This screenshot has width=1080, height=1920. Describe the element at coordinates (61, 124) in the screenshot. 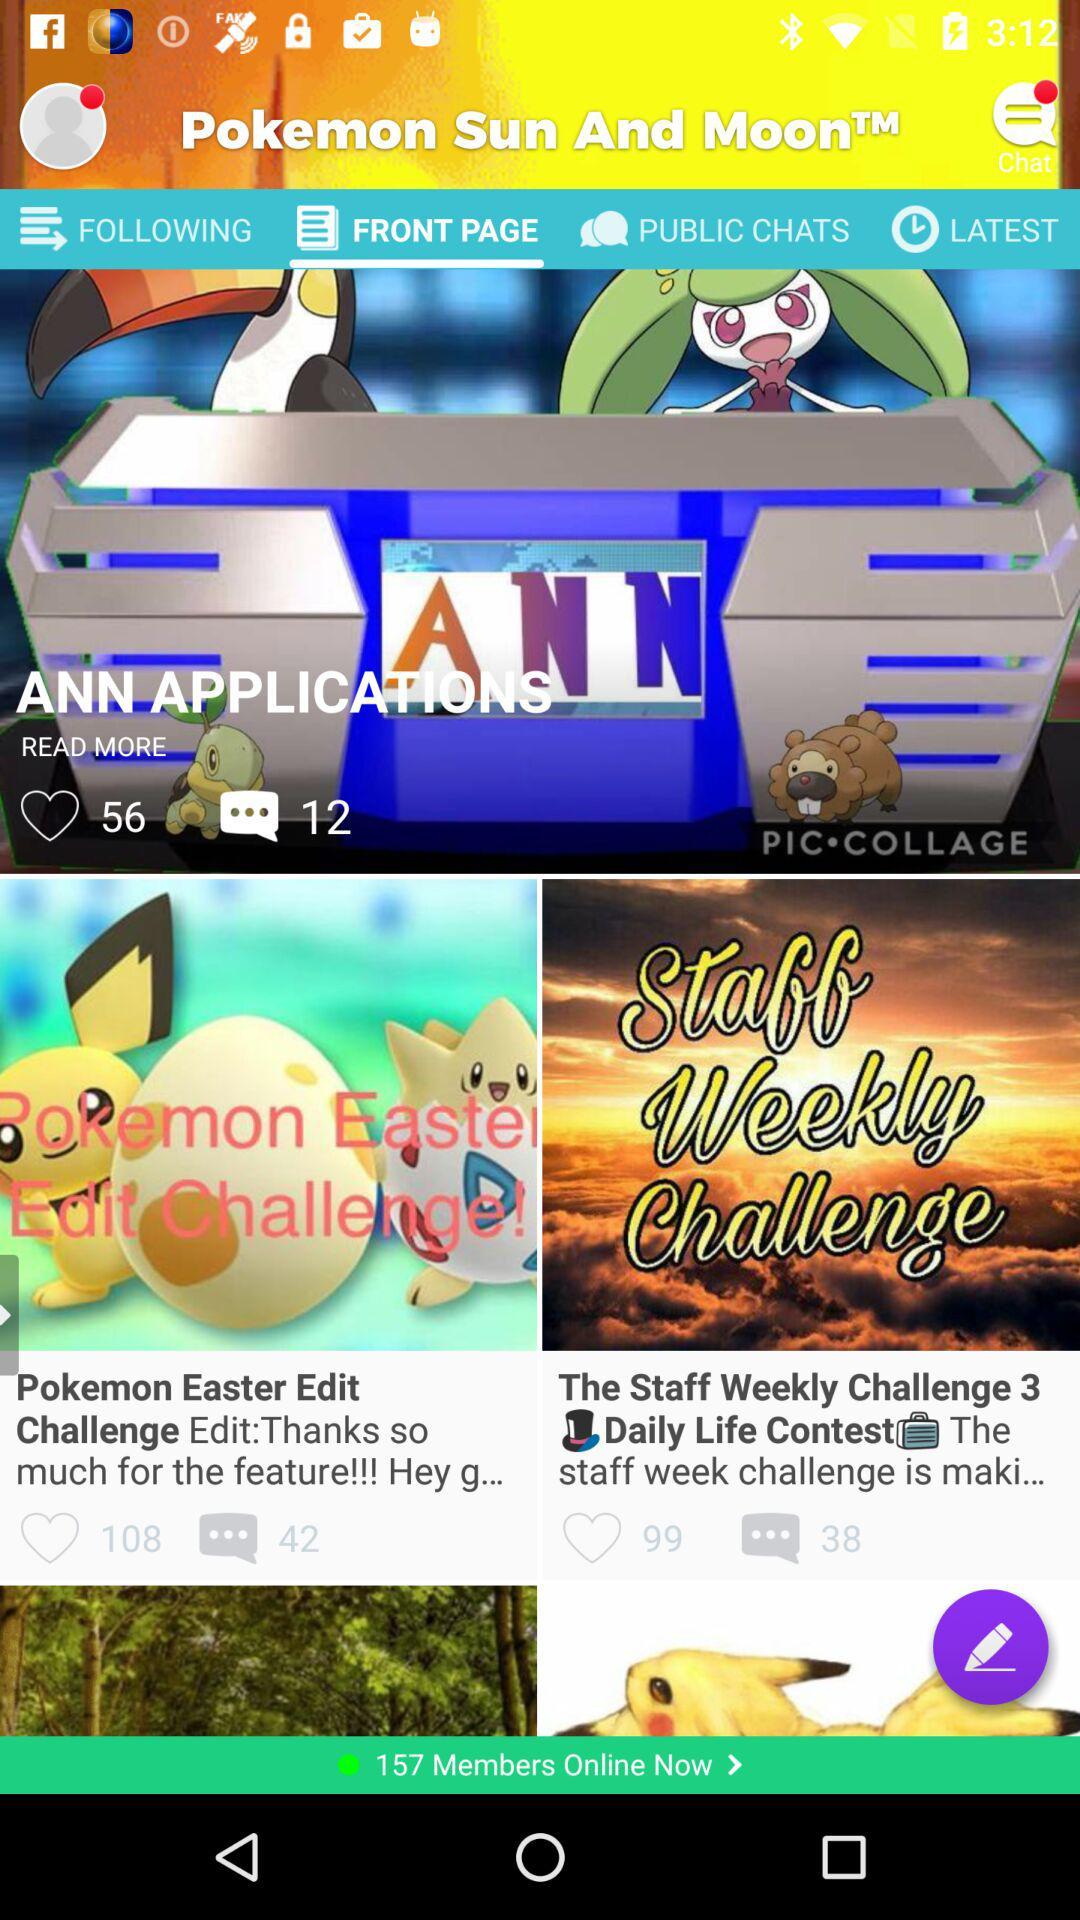

I see `profile image` at that location.